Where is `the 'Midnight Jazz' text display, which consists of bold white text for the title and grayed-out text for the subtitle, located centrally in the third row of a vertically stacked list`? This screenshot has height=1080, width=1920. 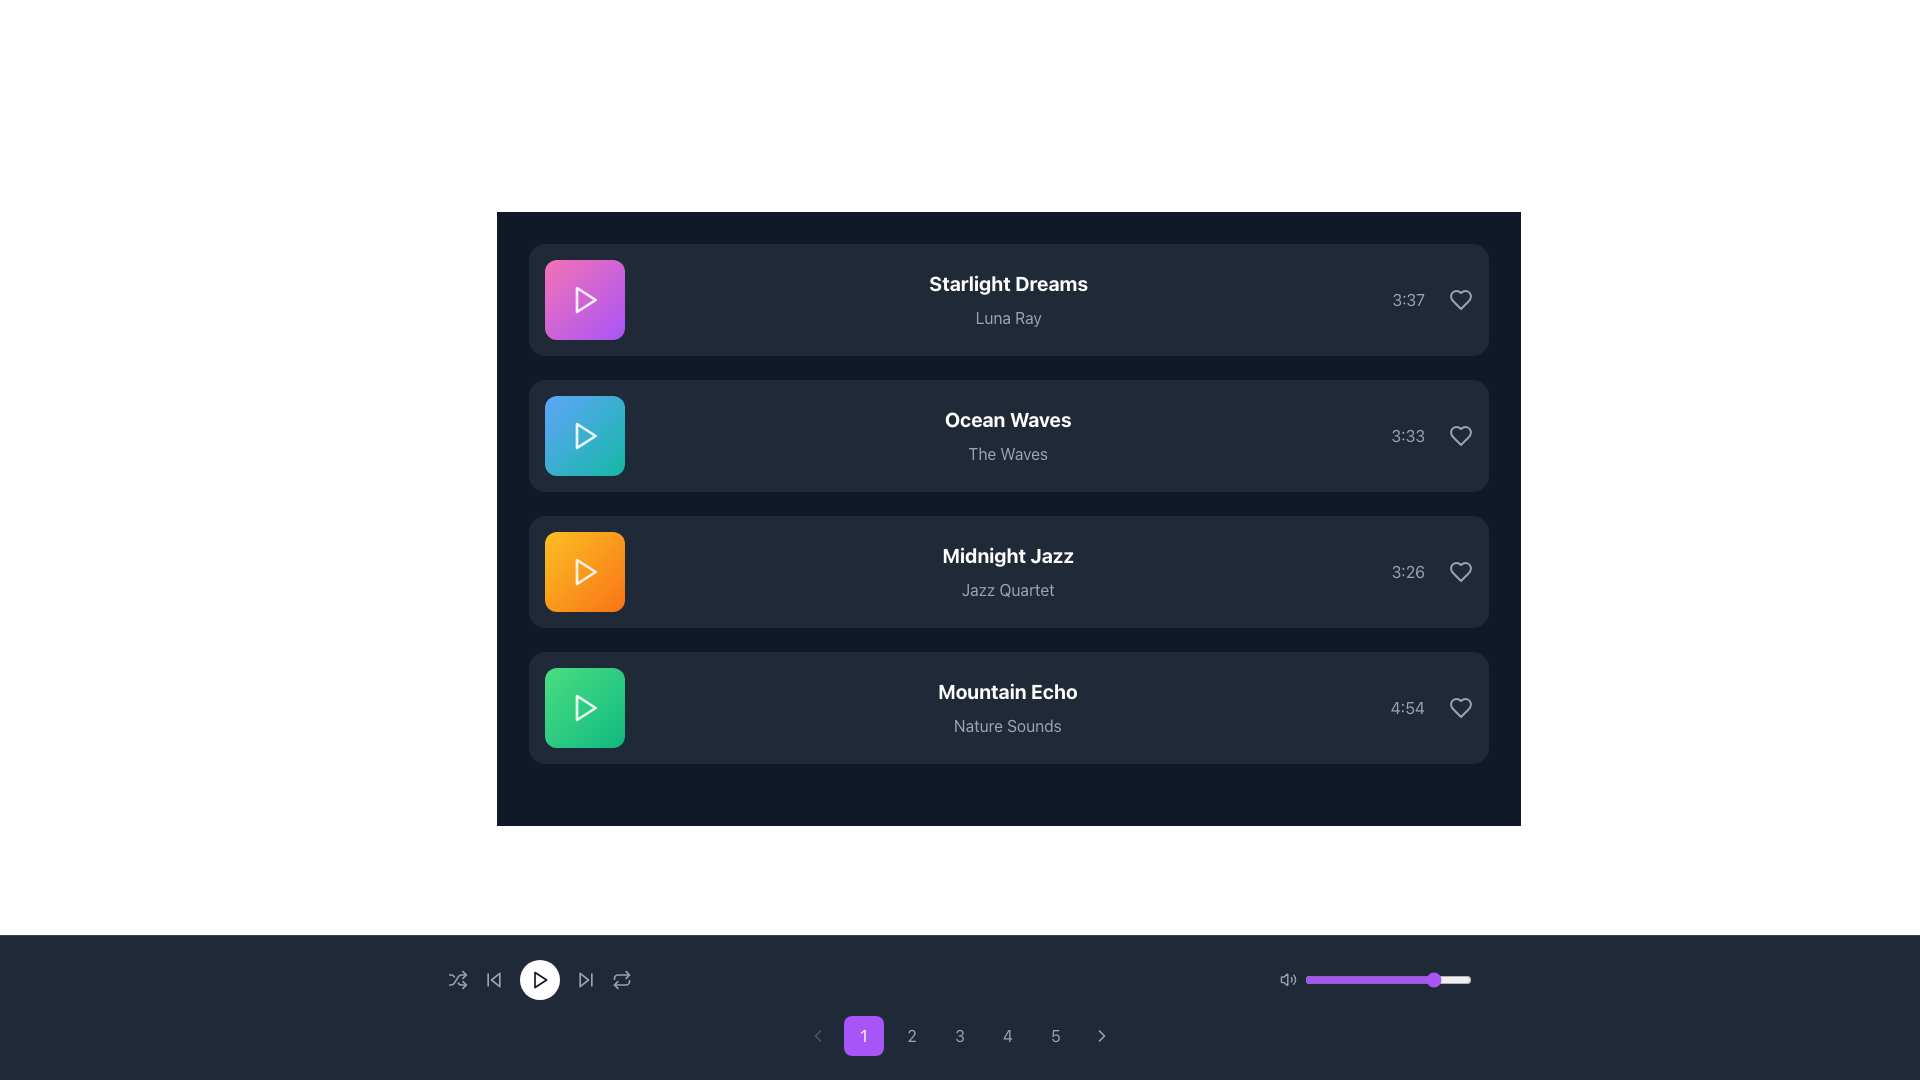 the 'Midnight Jazz' text display, which consists of bold white text for the title and grayed-out text for the subtitle, located centrally in the third row of a vertically stacked list is located at coordinates (1008, 571).